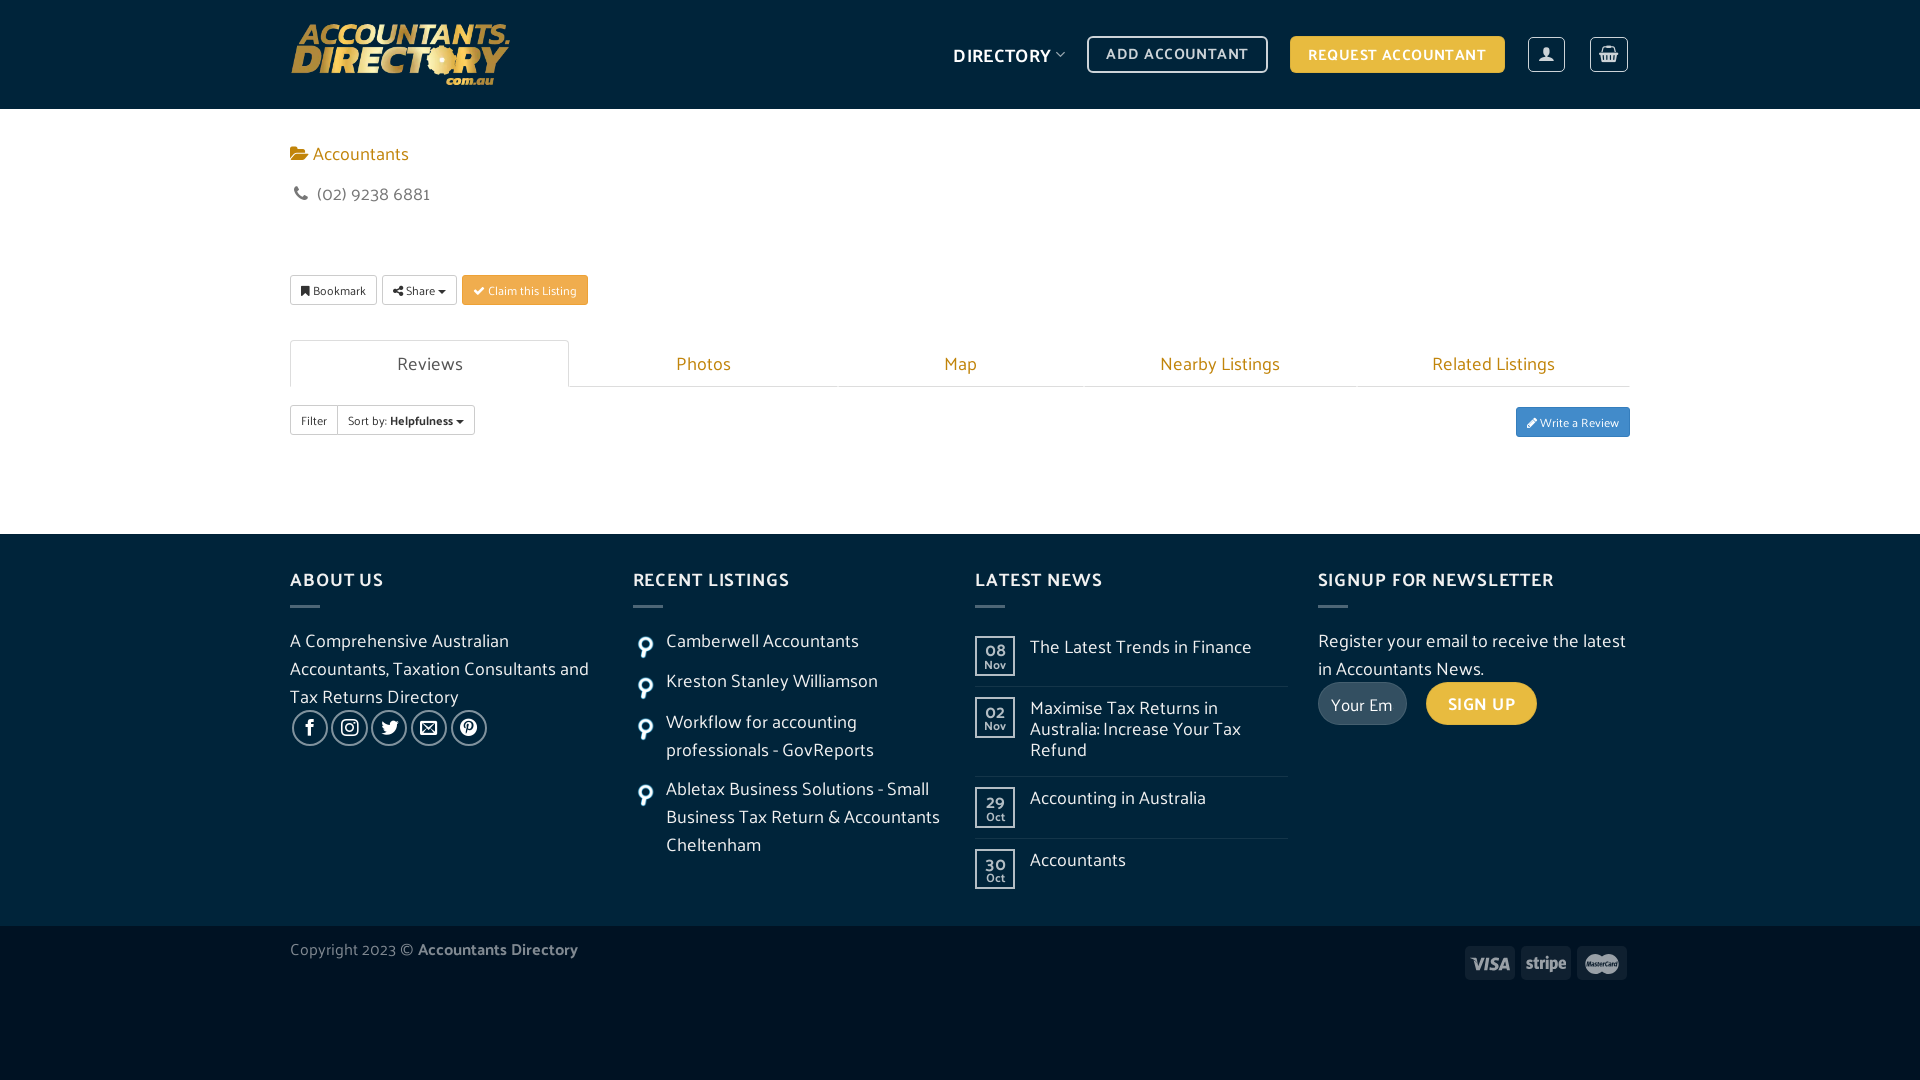 This screenshot has height=1080, width=1920. I want to click on 'Follow on Pinterest', so click(468, 728).